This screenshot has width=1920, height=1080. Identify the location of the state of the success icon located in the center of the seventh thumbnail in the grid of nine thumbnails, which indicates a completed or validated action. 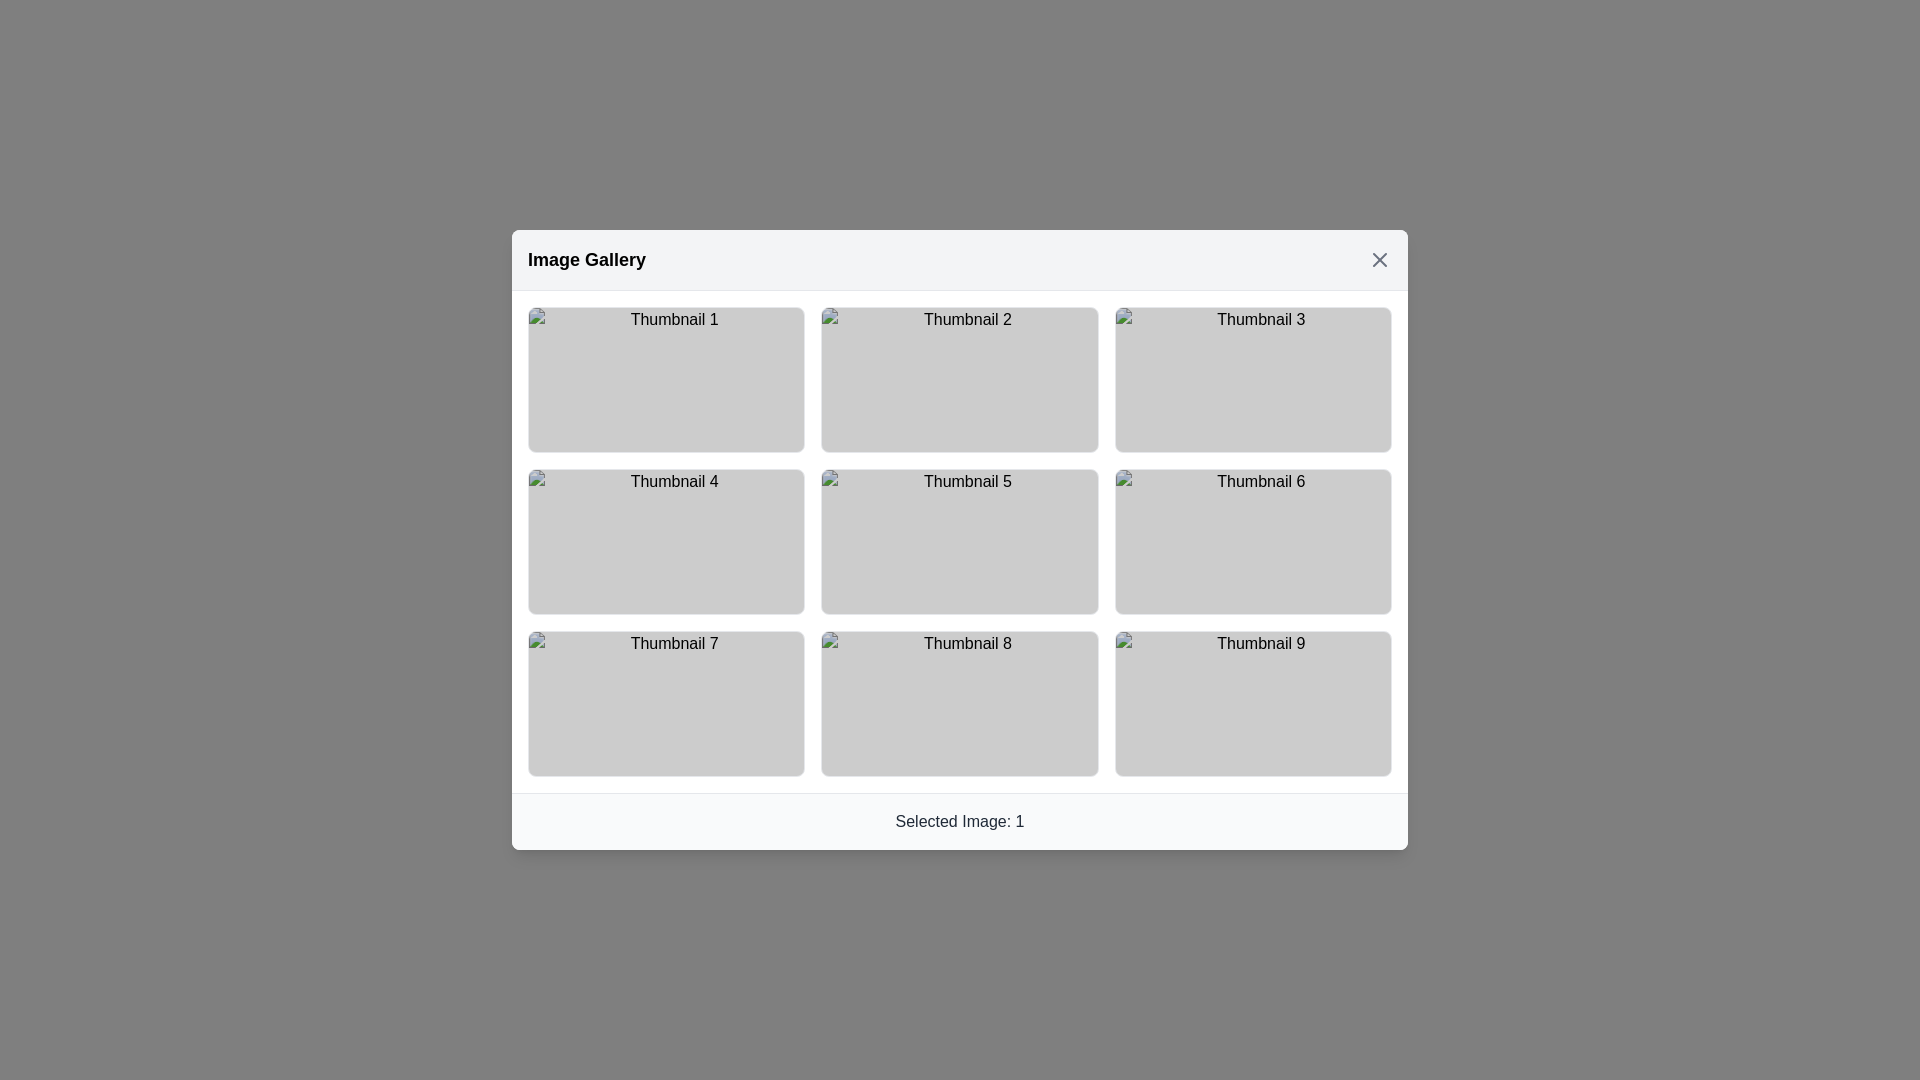
(666, 703).